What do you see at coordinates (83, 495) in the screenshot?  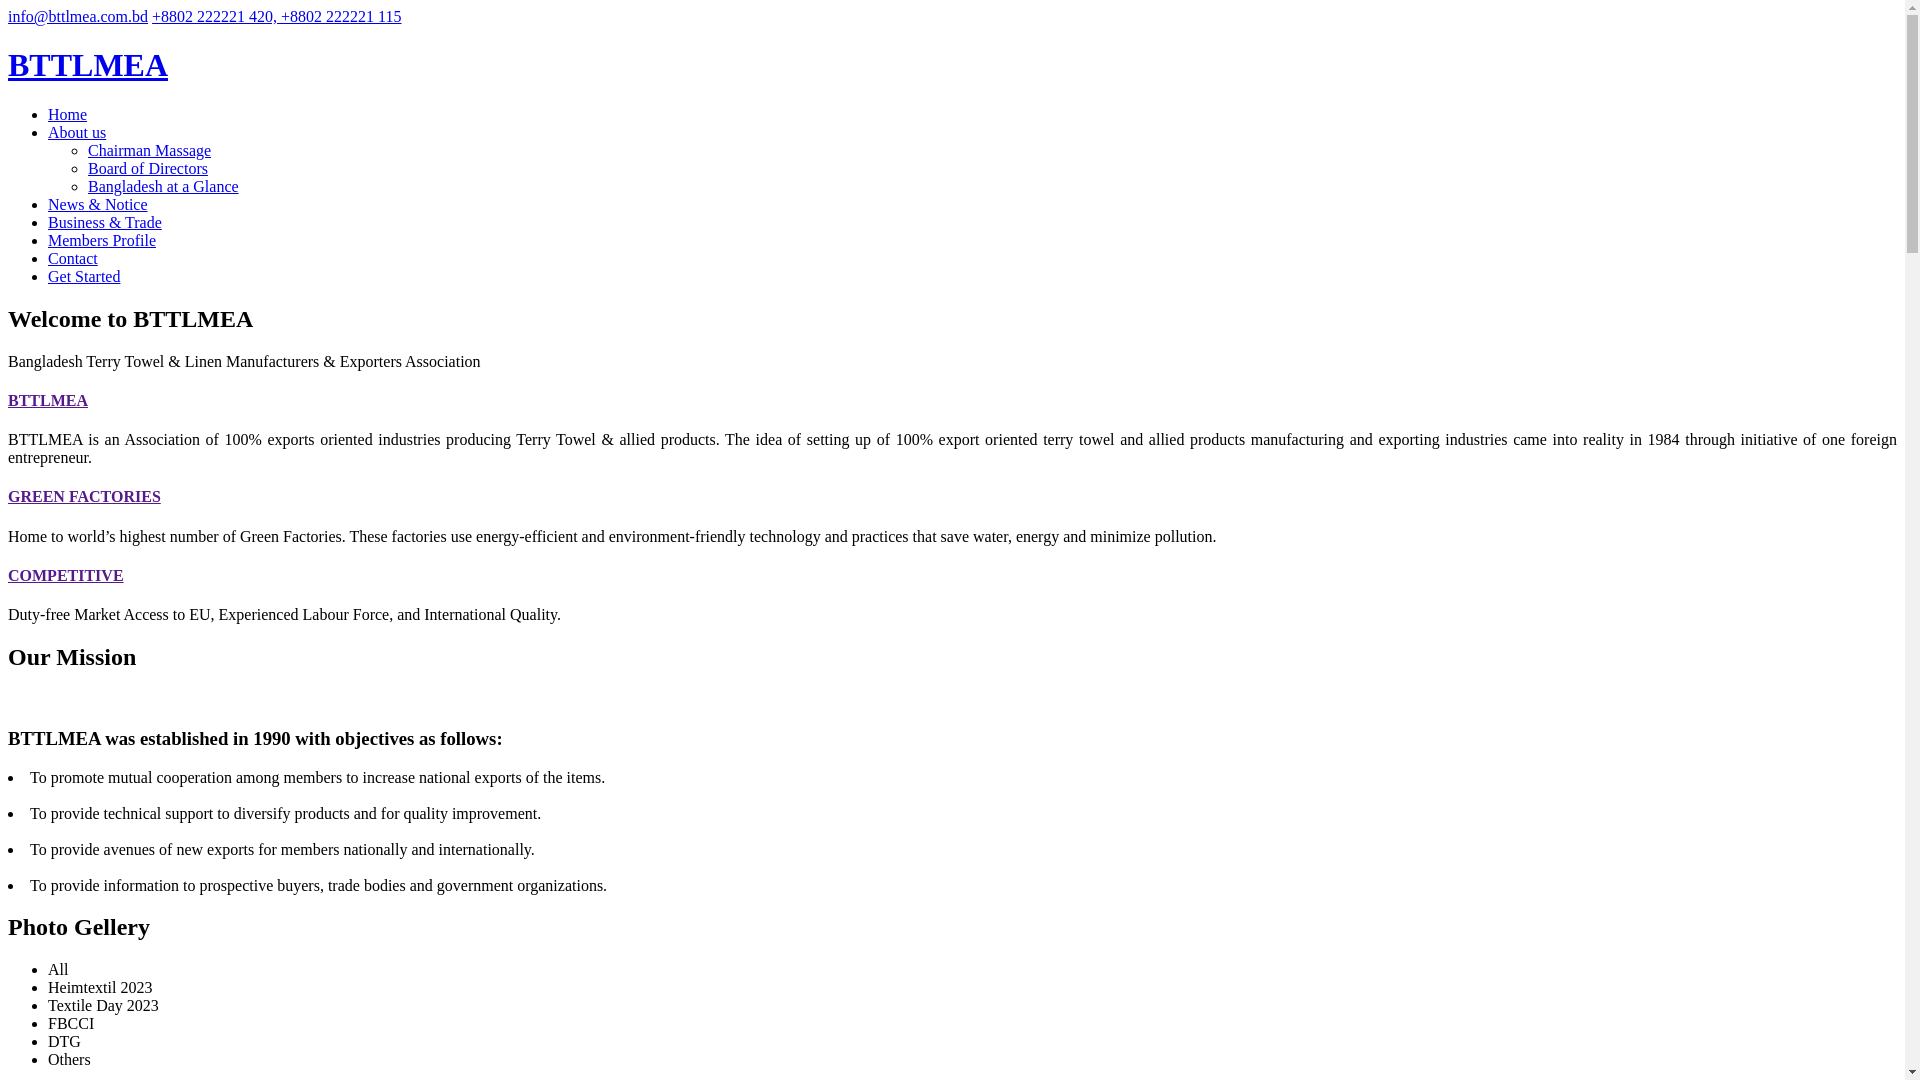 I see `'GREEN FACTORIES'` at bounding box center [83, 495].